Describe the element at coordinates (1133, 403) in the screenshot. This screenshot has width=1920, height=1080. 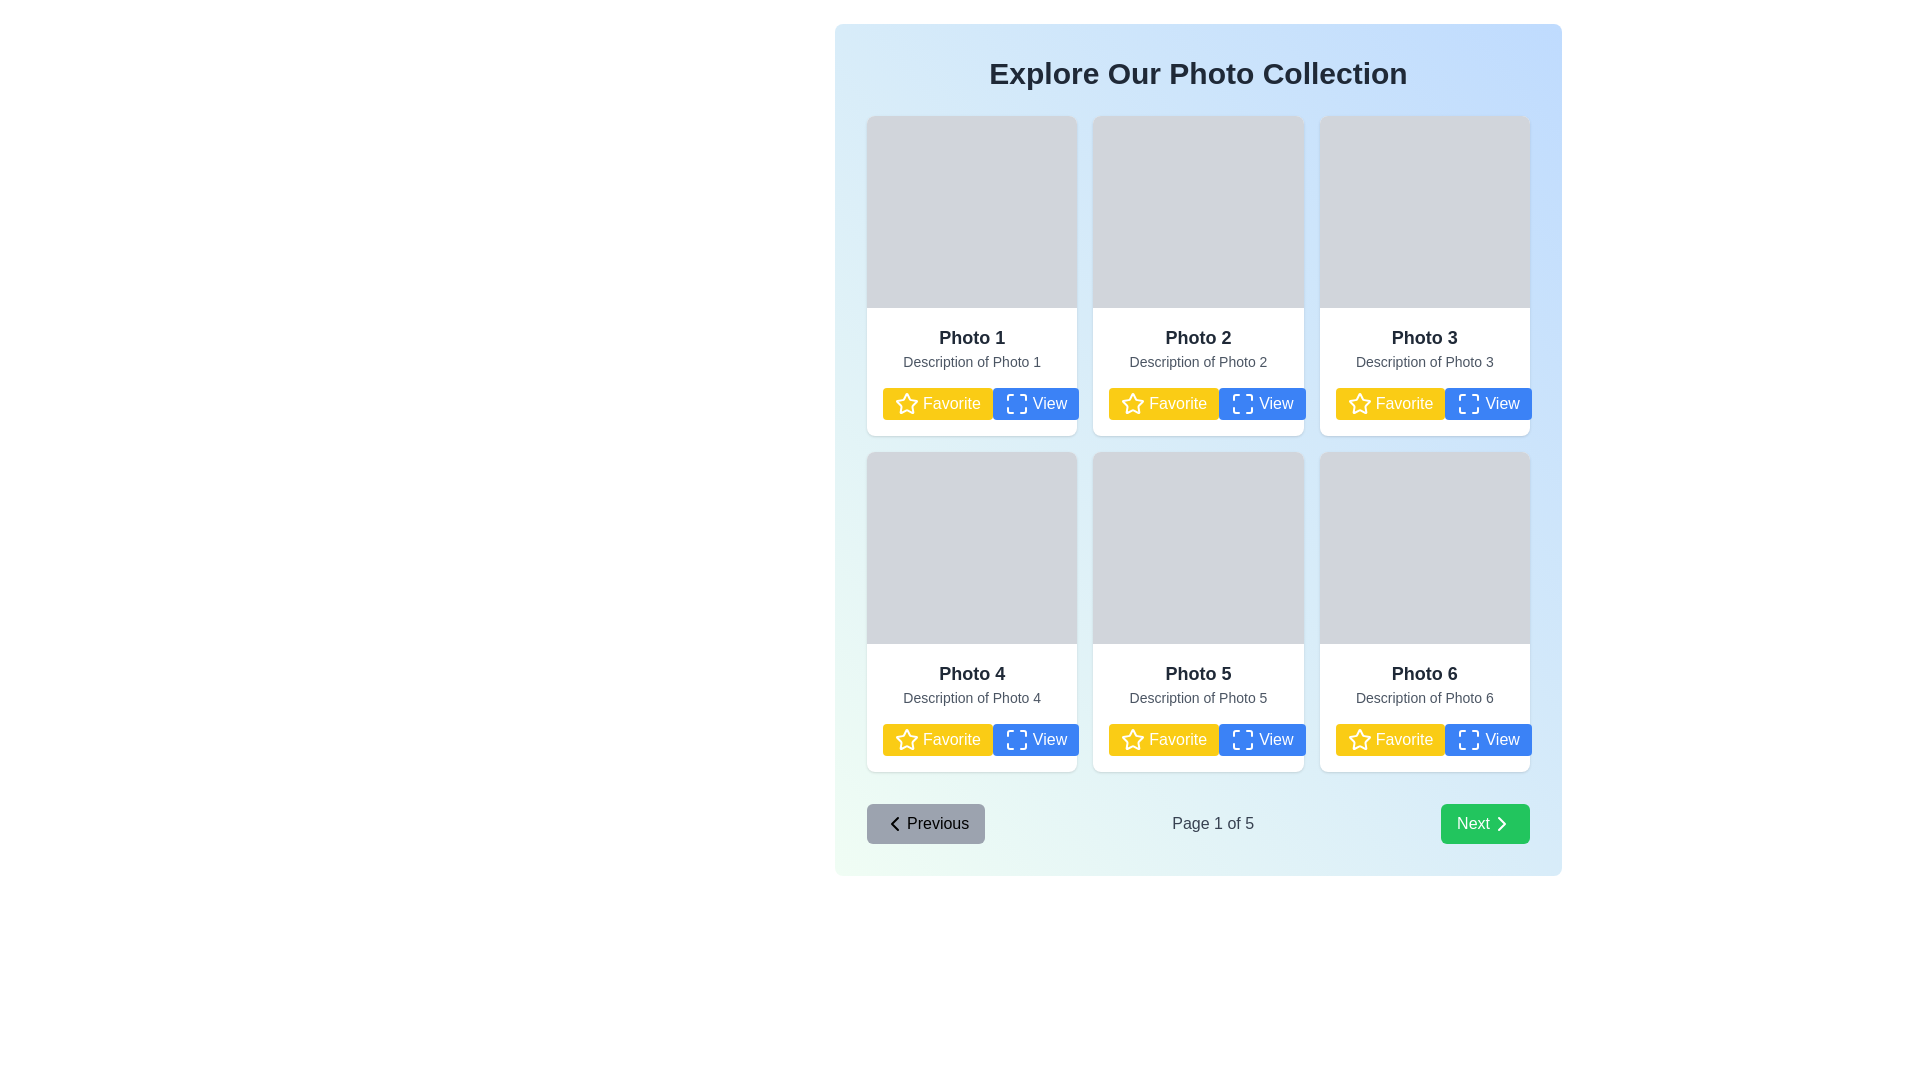
I see `the favorite icon located on the second card in the top row of the grid layout` at that location.